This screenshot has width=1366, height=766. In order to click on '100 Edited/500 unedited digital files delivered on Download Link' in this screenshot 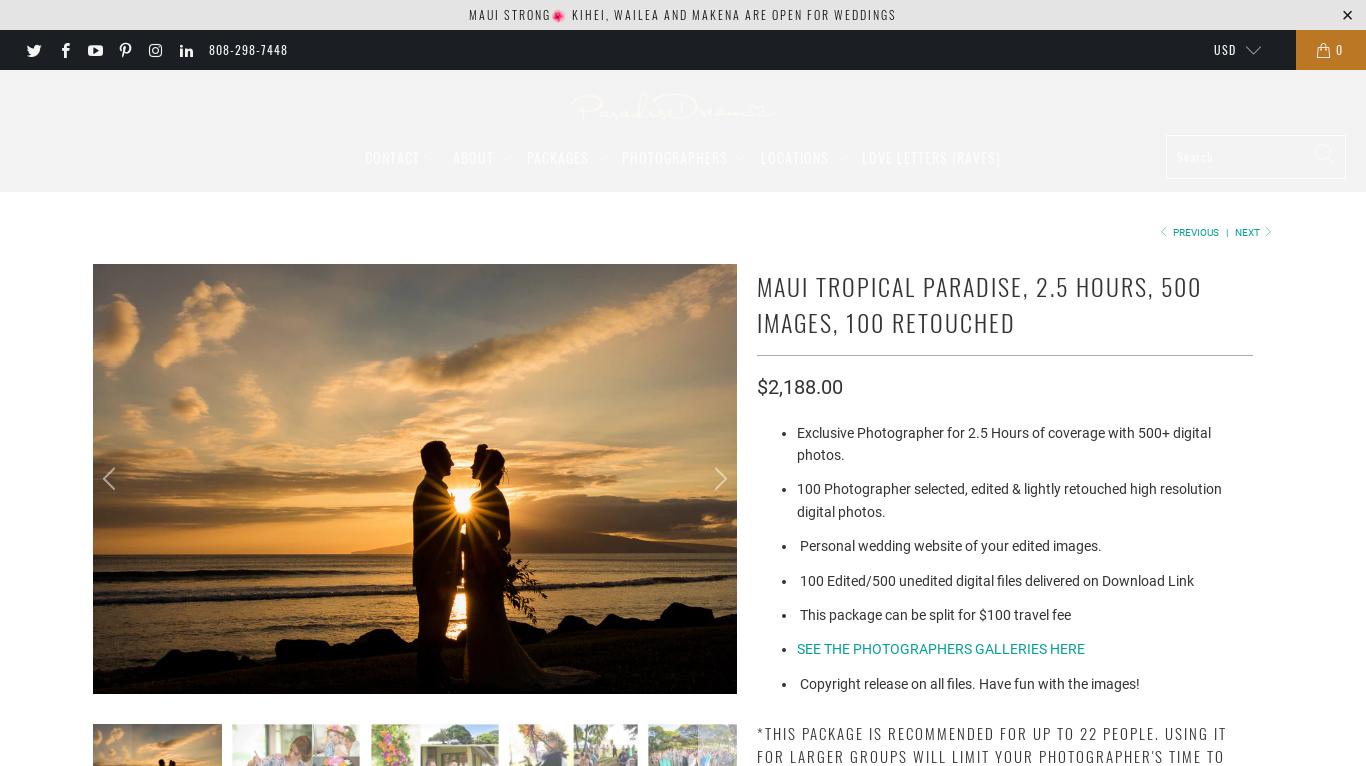, I will do `click(994, 580)`.